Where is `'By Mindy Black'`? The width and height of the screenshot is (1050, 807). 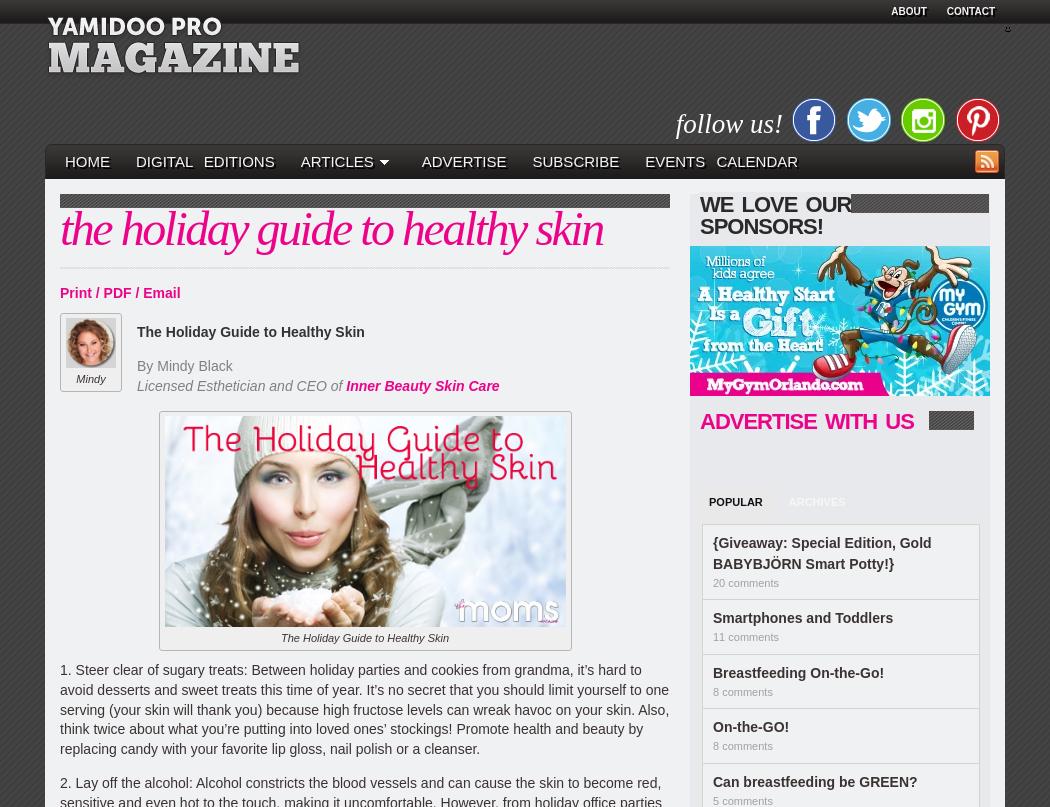 'By Mindy Black' is located at coordinates (184, 365).